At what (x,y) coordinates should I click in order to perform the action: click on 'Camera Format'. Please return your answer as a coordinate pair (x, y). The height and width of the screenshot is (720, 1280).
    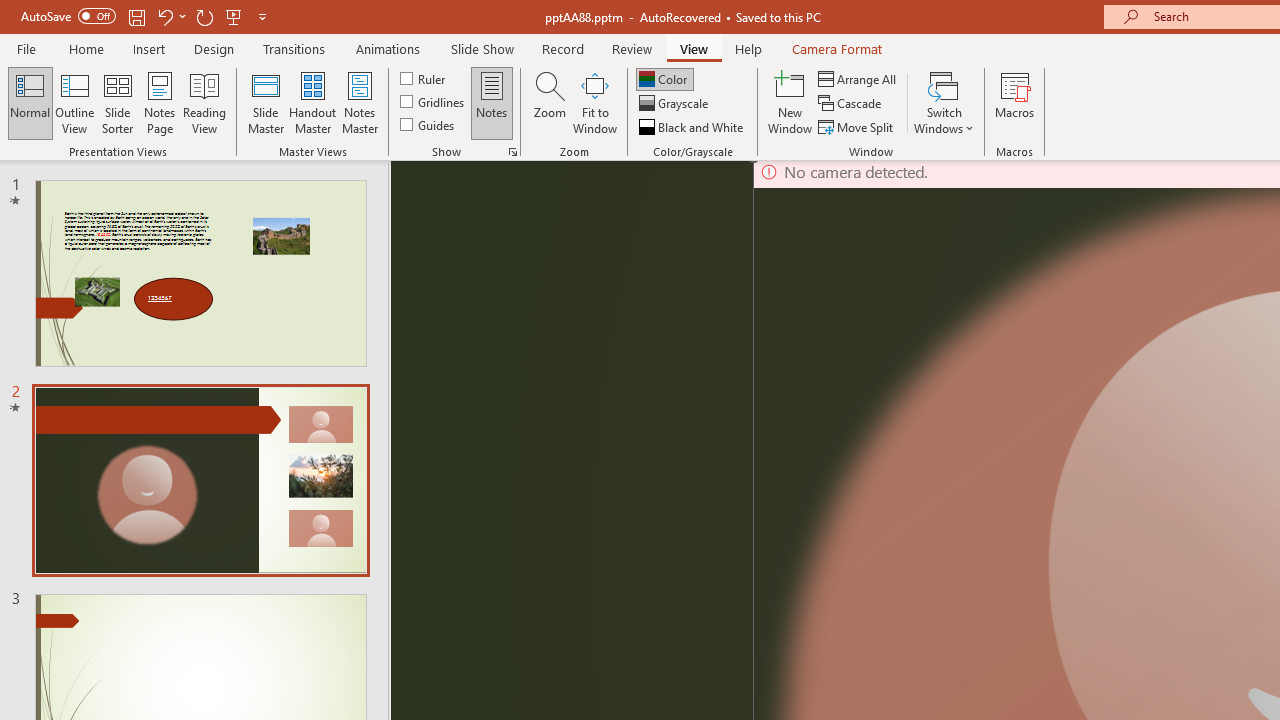
    Looking at the image, I should click on (837, 48).